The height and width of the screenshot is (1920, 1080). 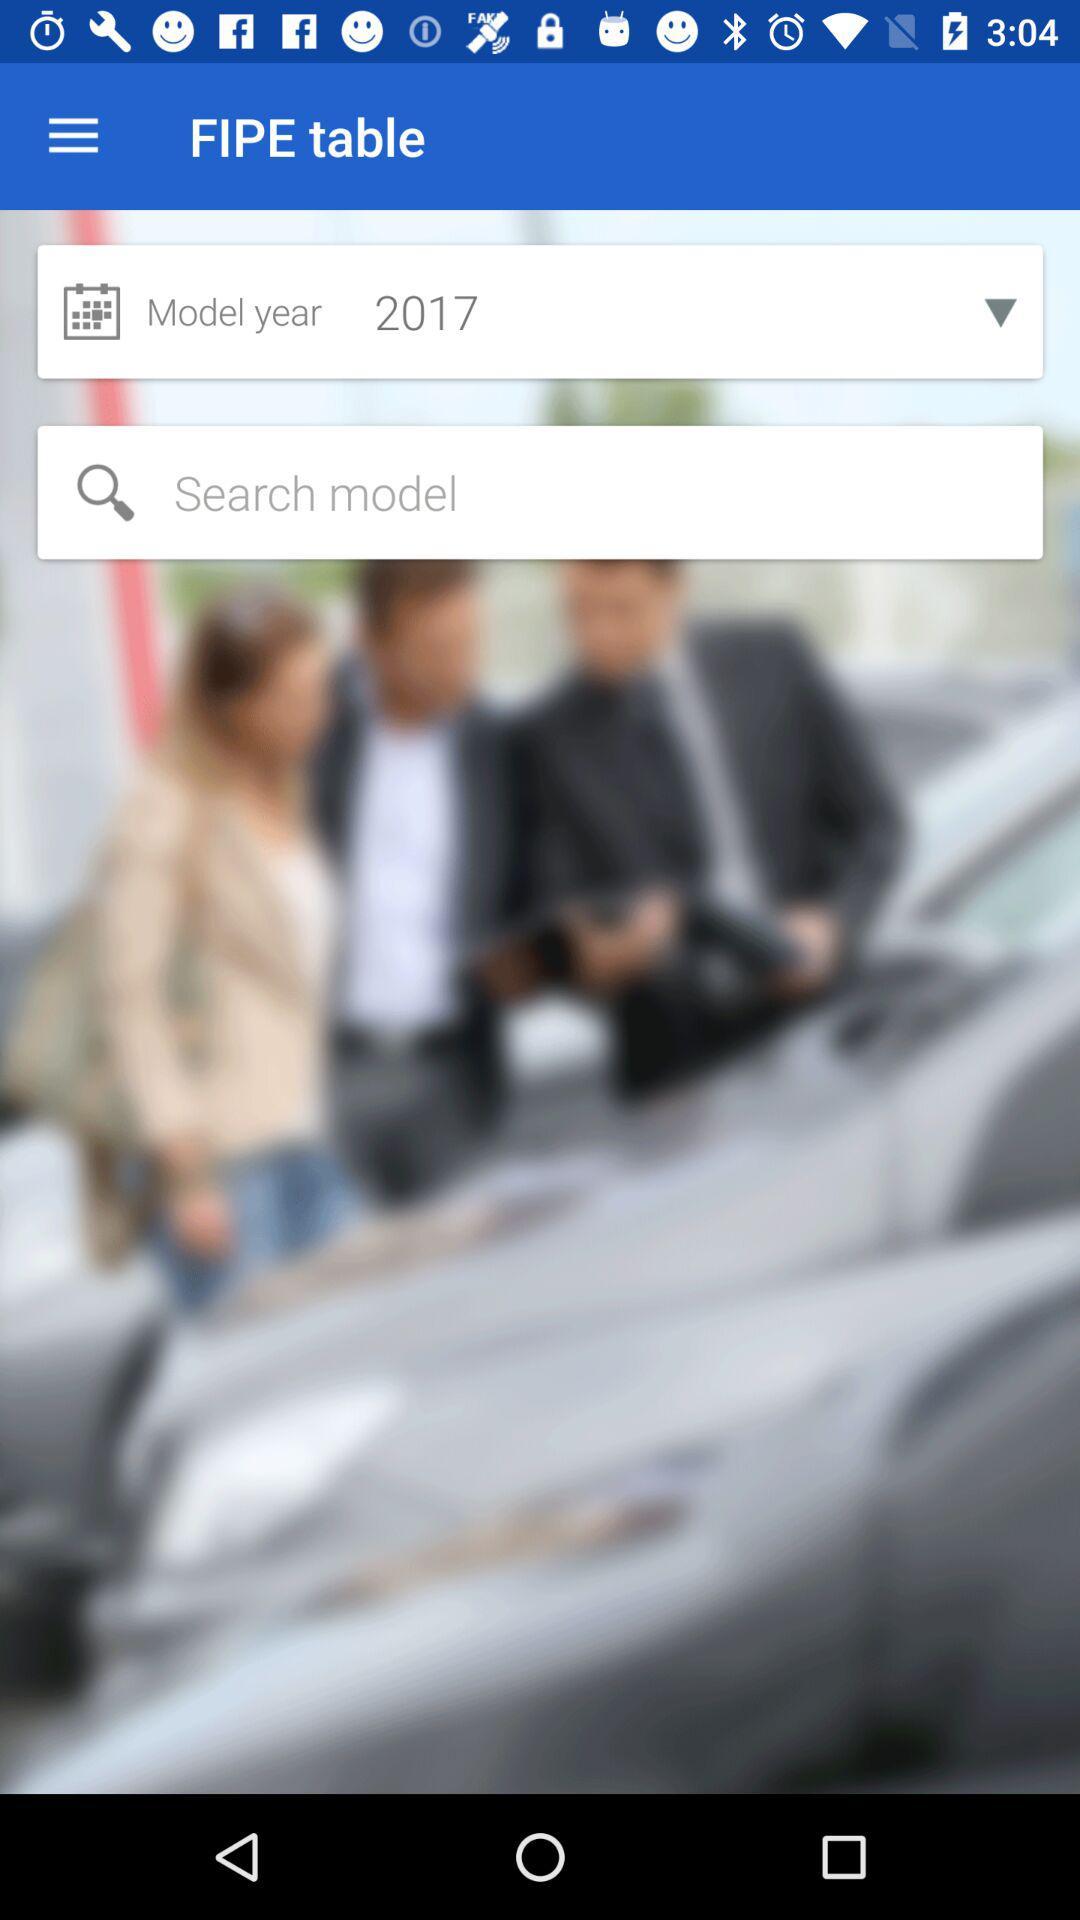 What do you see at coordinates (540, 492) in the screenshot?
I see `search items` at bounding box center [540, 492].